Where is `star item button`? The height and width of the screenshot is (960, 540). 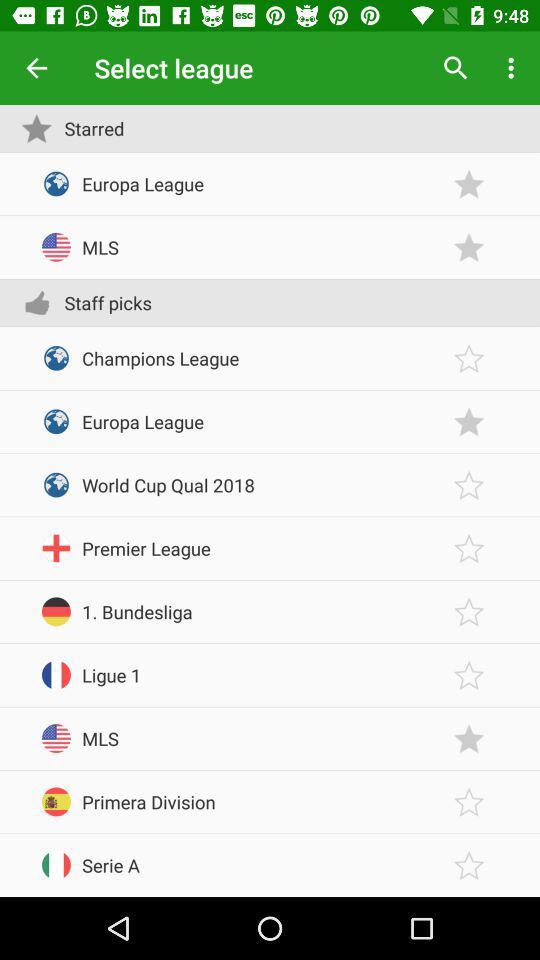
star item button is located at coordinates (469, 675).